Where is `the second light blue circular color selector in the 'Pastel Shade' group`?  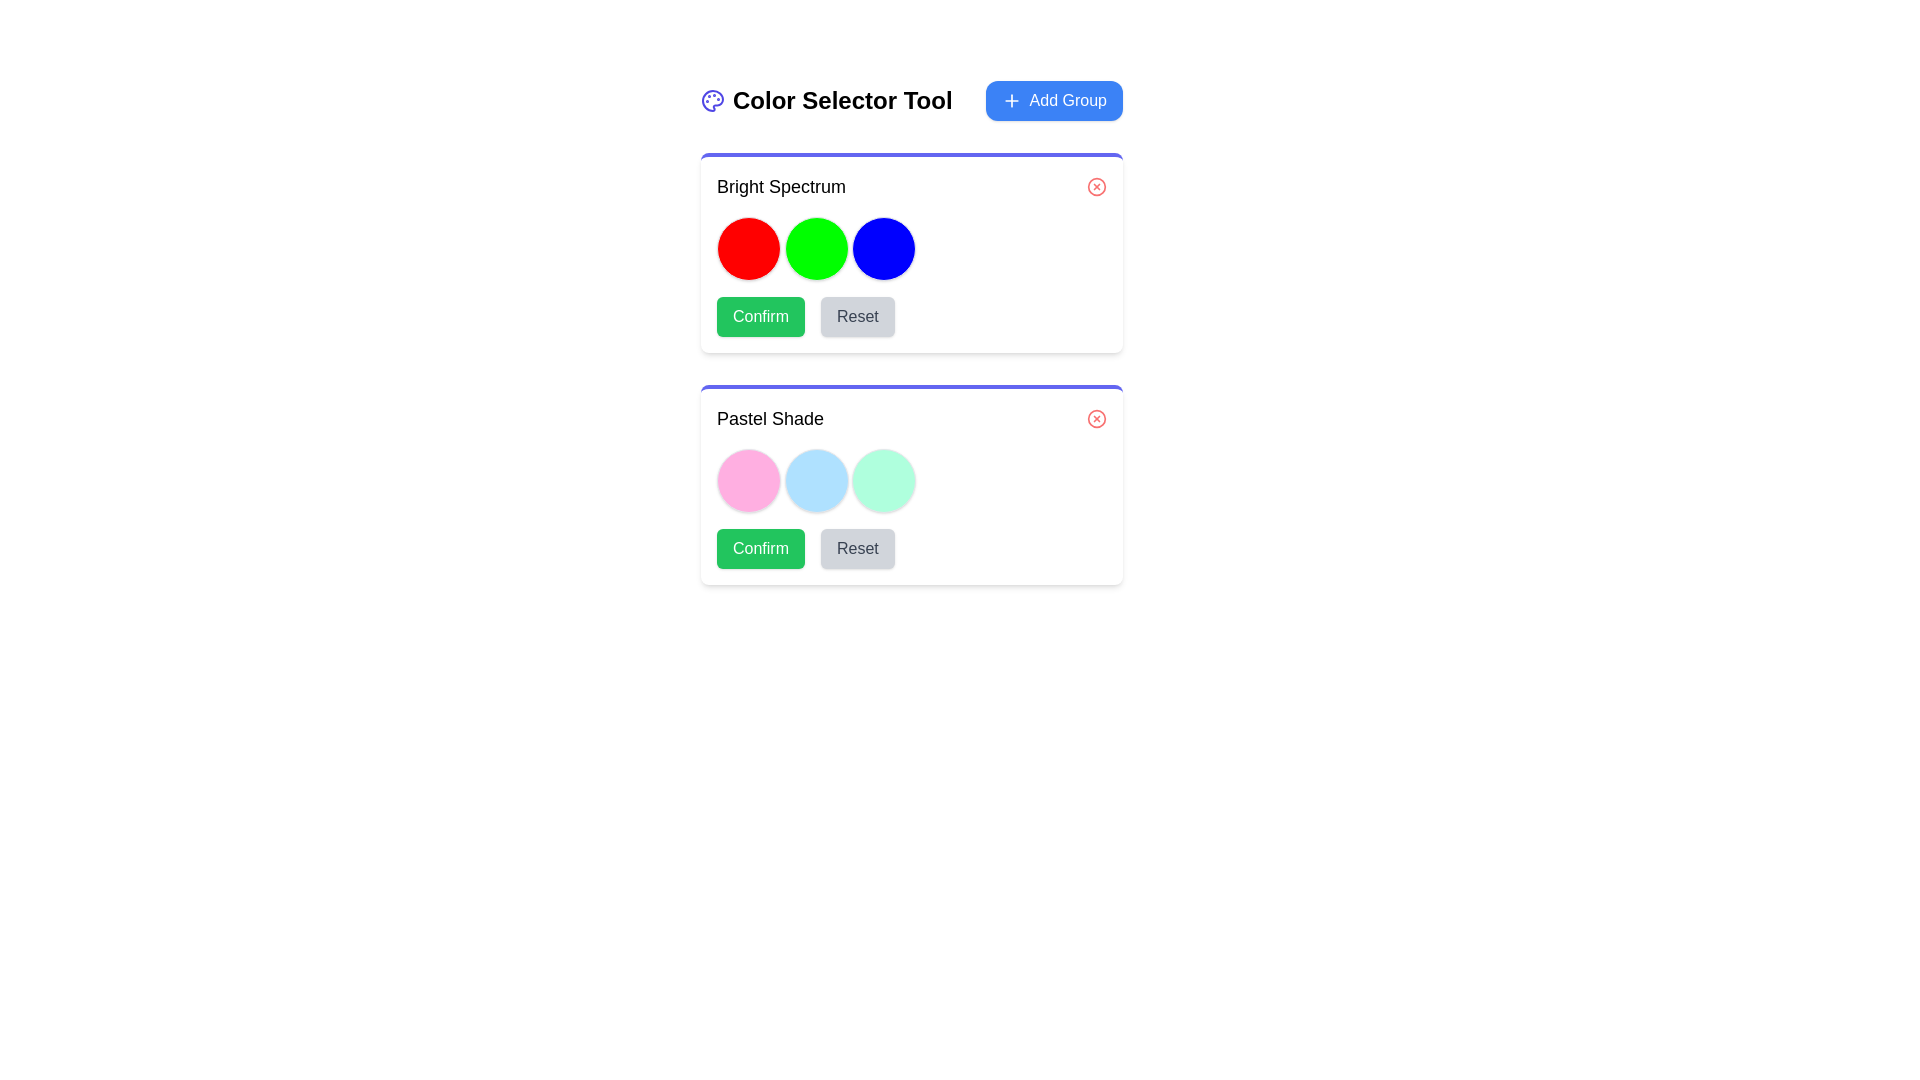
the second light blue circular color selector in the 'Pastel Shade' group is located at coordinates (816, 481).